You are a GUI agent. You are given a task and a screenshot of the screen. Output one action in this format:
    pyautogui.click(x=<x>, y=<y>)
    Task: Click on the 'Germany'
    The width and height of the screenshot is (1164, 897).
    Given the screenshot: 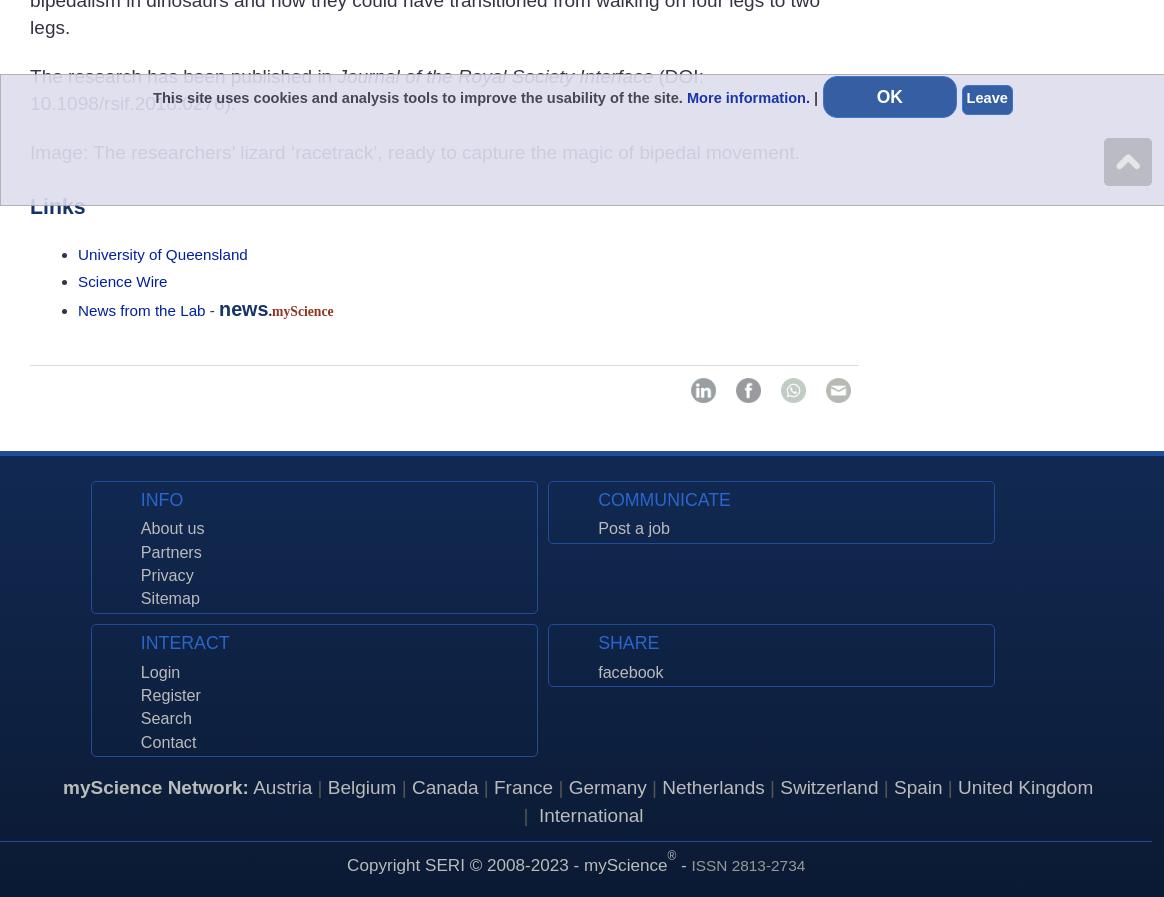 What is the action you would take?
    pyautogui.click(x=607, y=787)
    